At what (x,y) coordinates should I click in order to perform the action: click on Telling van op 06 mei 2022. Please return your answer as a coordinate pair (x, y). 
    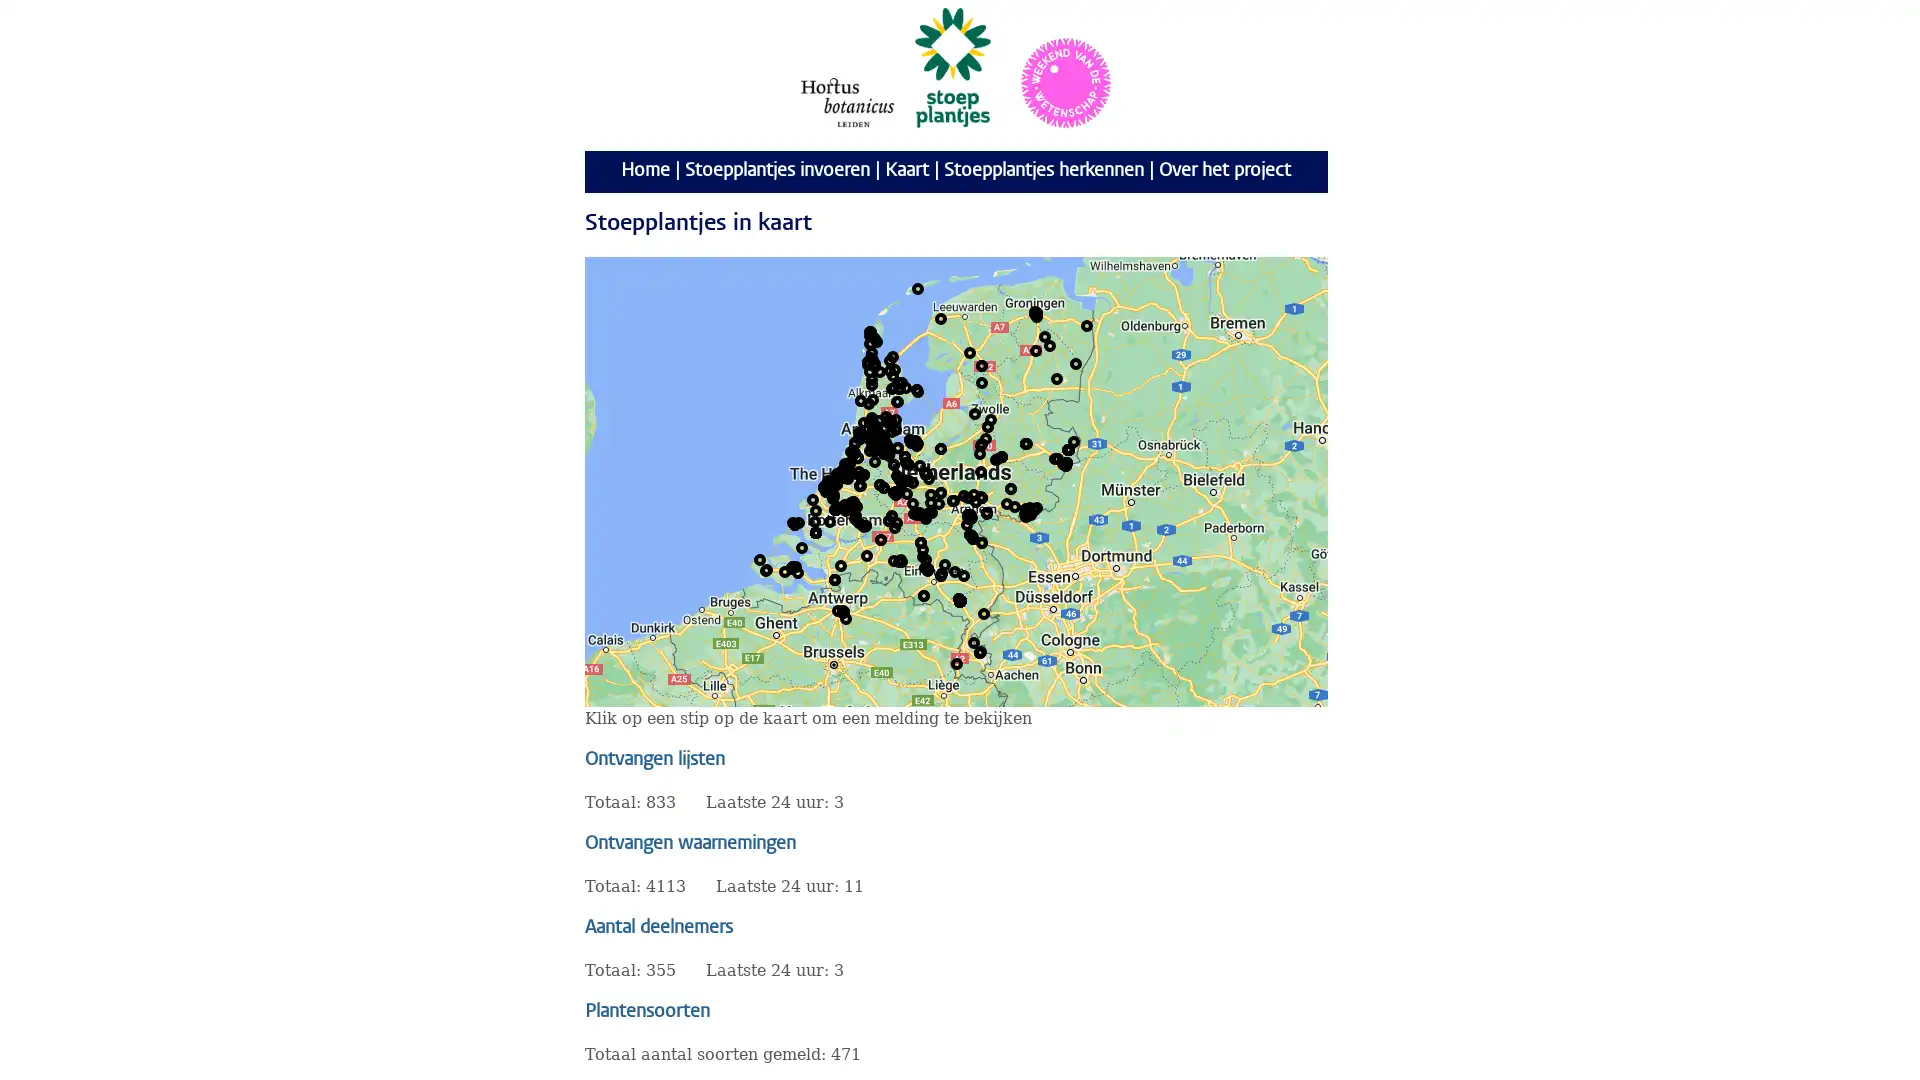
    Looking at the image, I should click on (1025, 512).